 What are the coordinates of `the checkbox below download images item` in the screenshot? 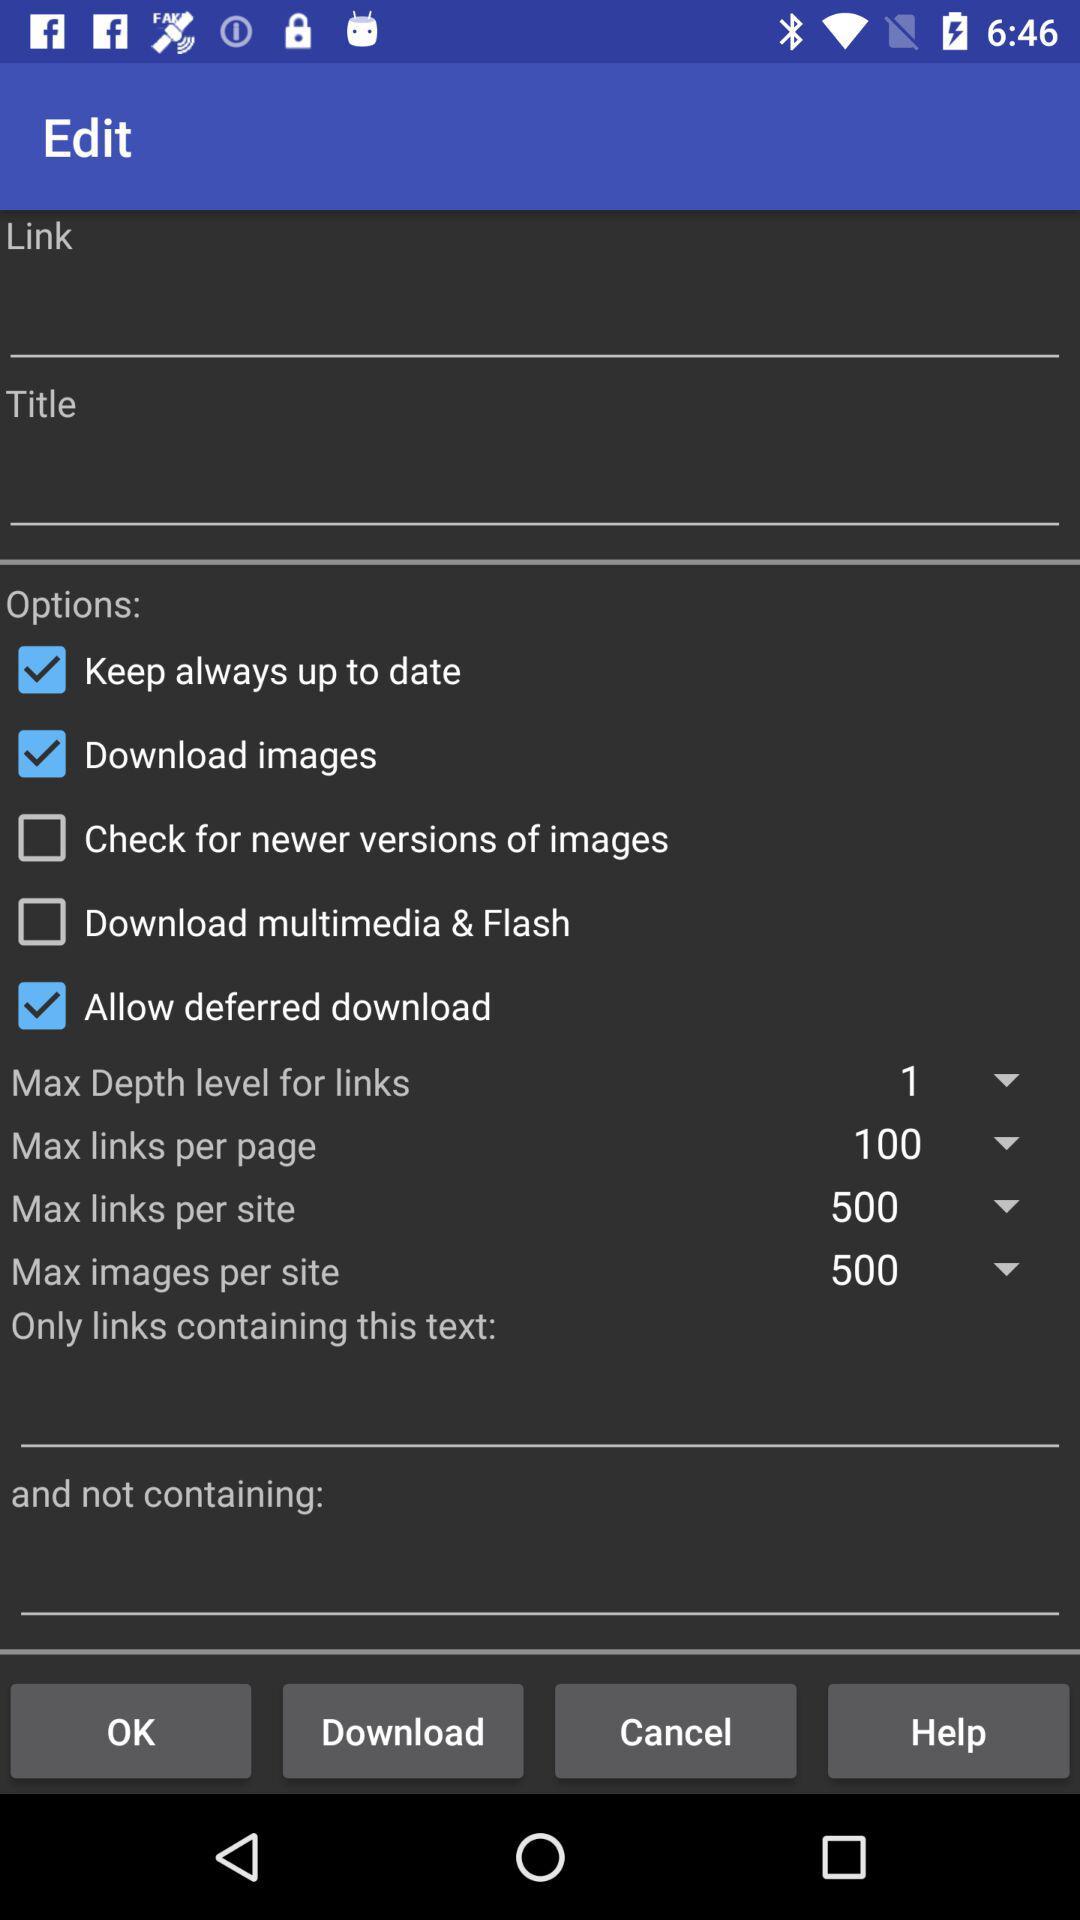 It's located at (540, 837).